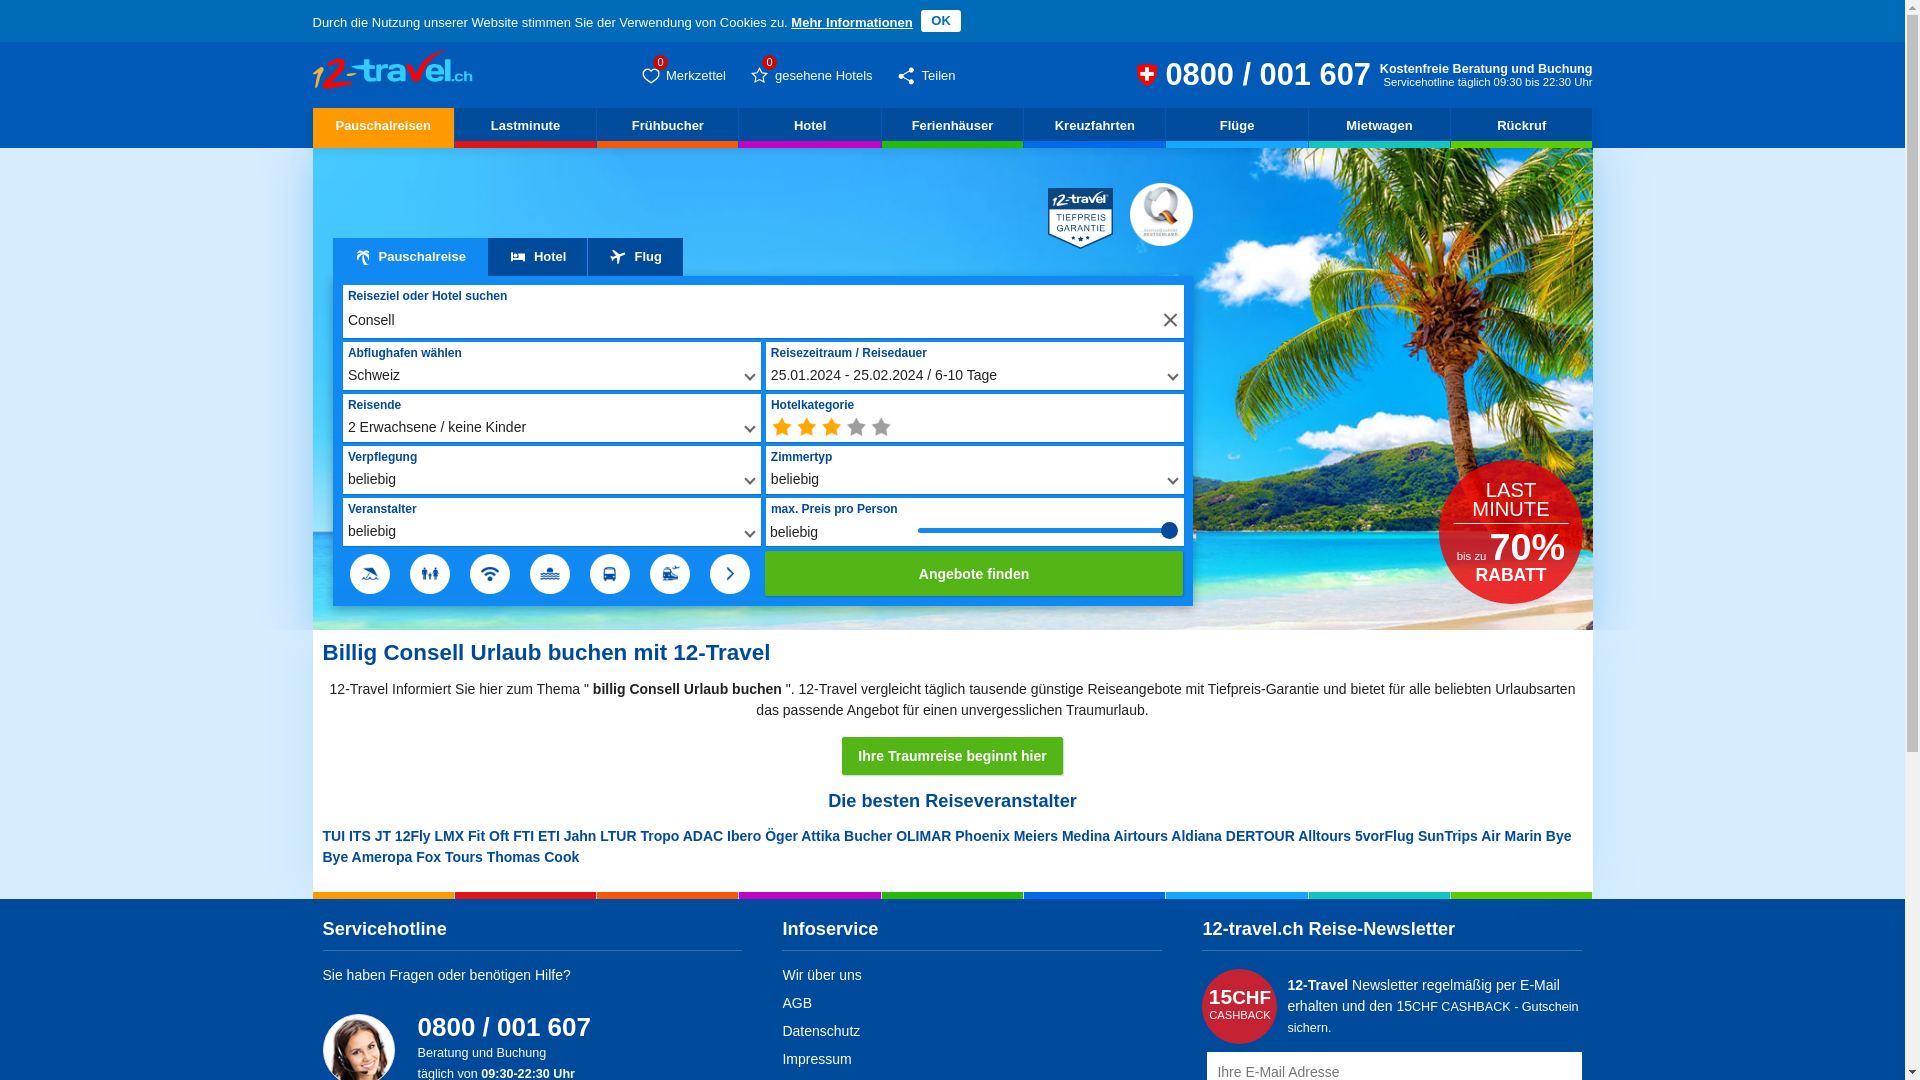 This screenshot has width=1920, height=1080. Describe the element at coordinates (1448, 836) in the screenshot. I see `'SunTrips'` at that location.